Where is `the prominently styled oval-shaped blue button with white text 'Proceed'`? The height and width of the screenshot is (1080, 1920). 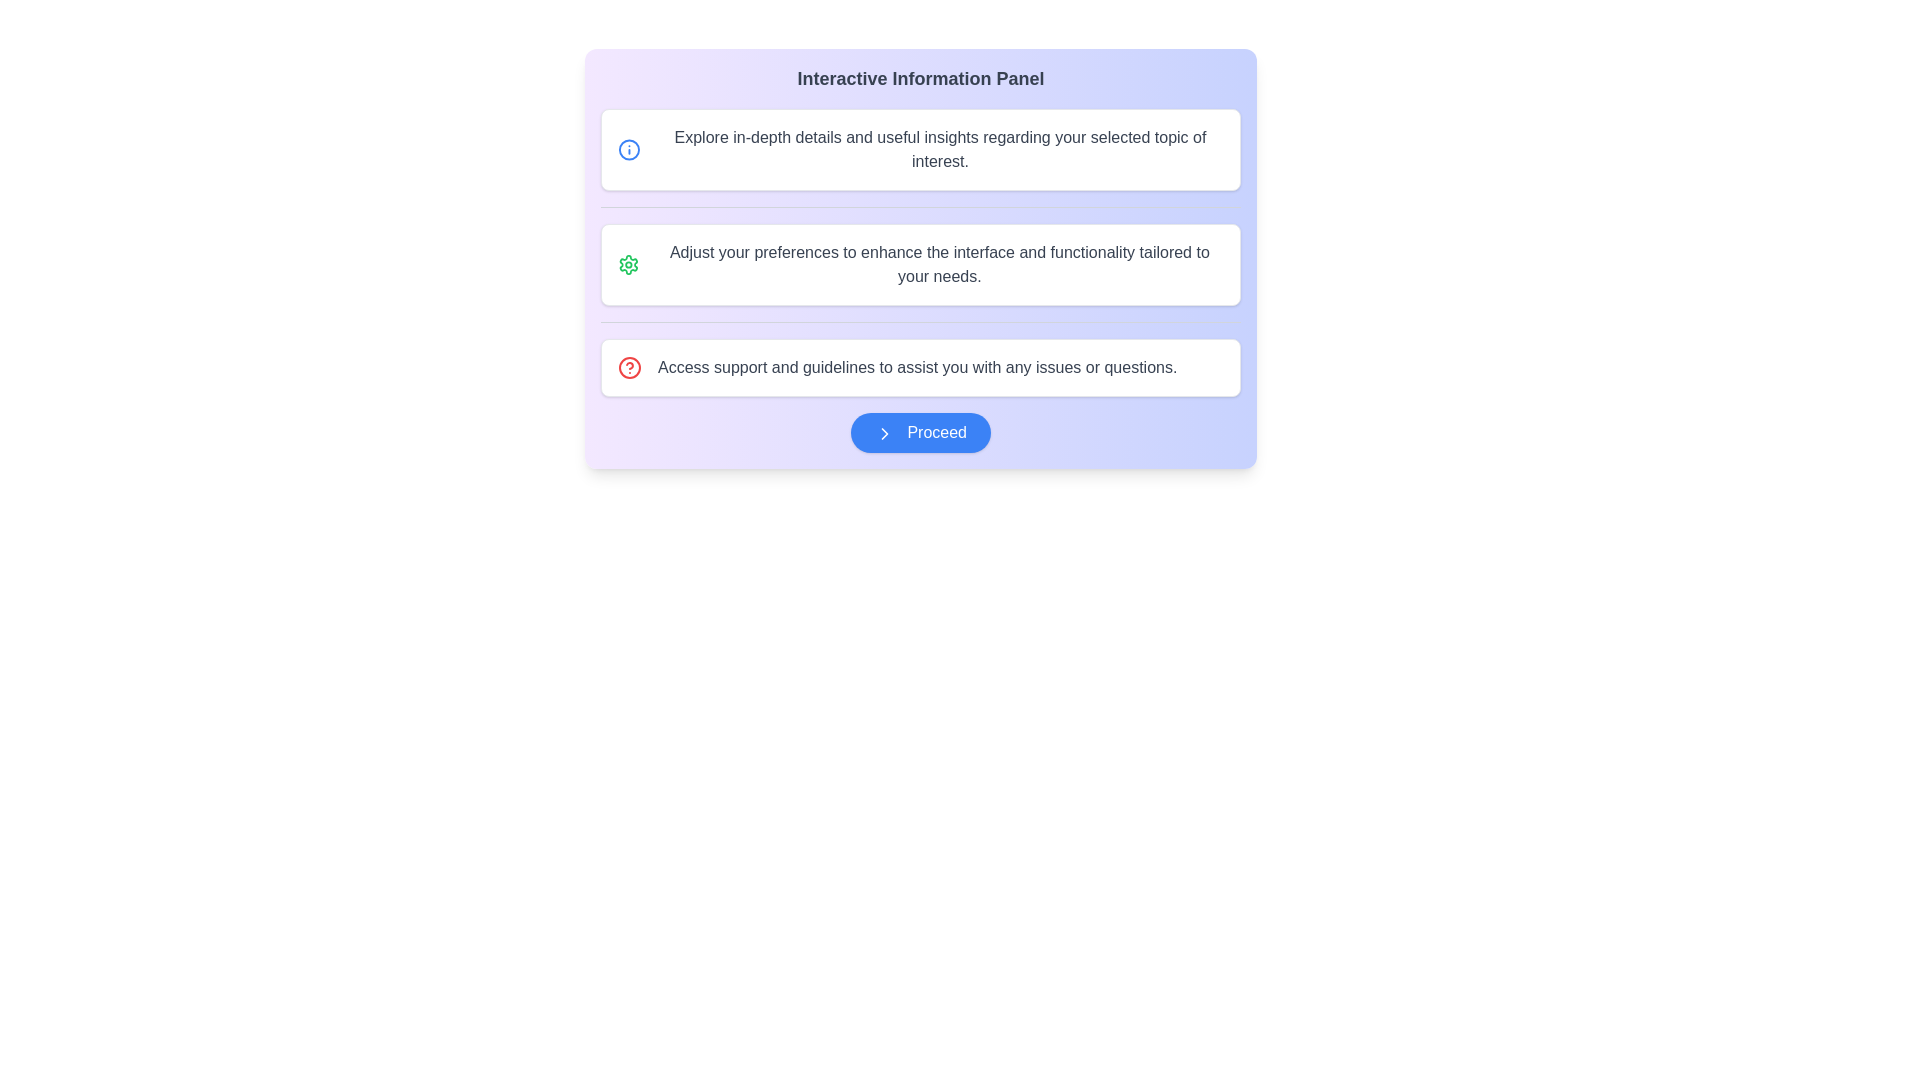 the prominently styled oval-shaped blue button with white text 'Proceed' is located at coordinates (920, 431).